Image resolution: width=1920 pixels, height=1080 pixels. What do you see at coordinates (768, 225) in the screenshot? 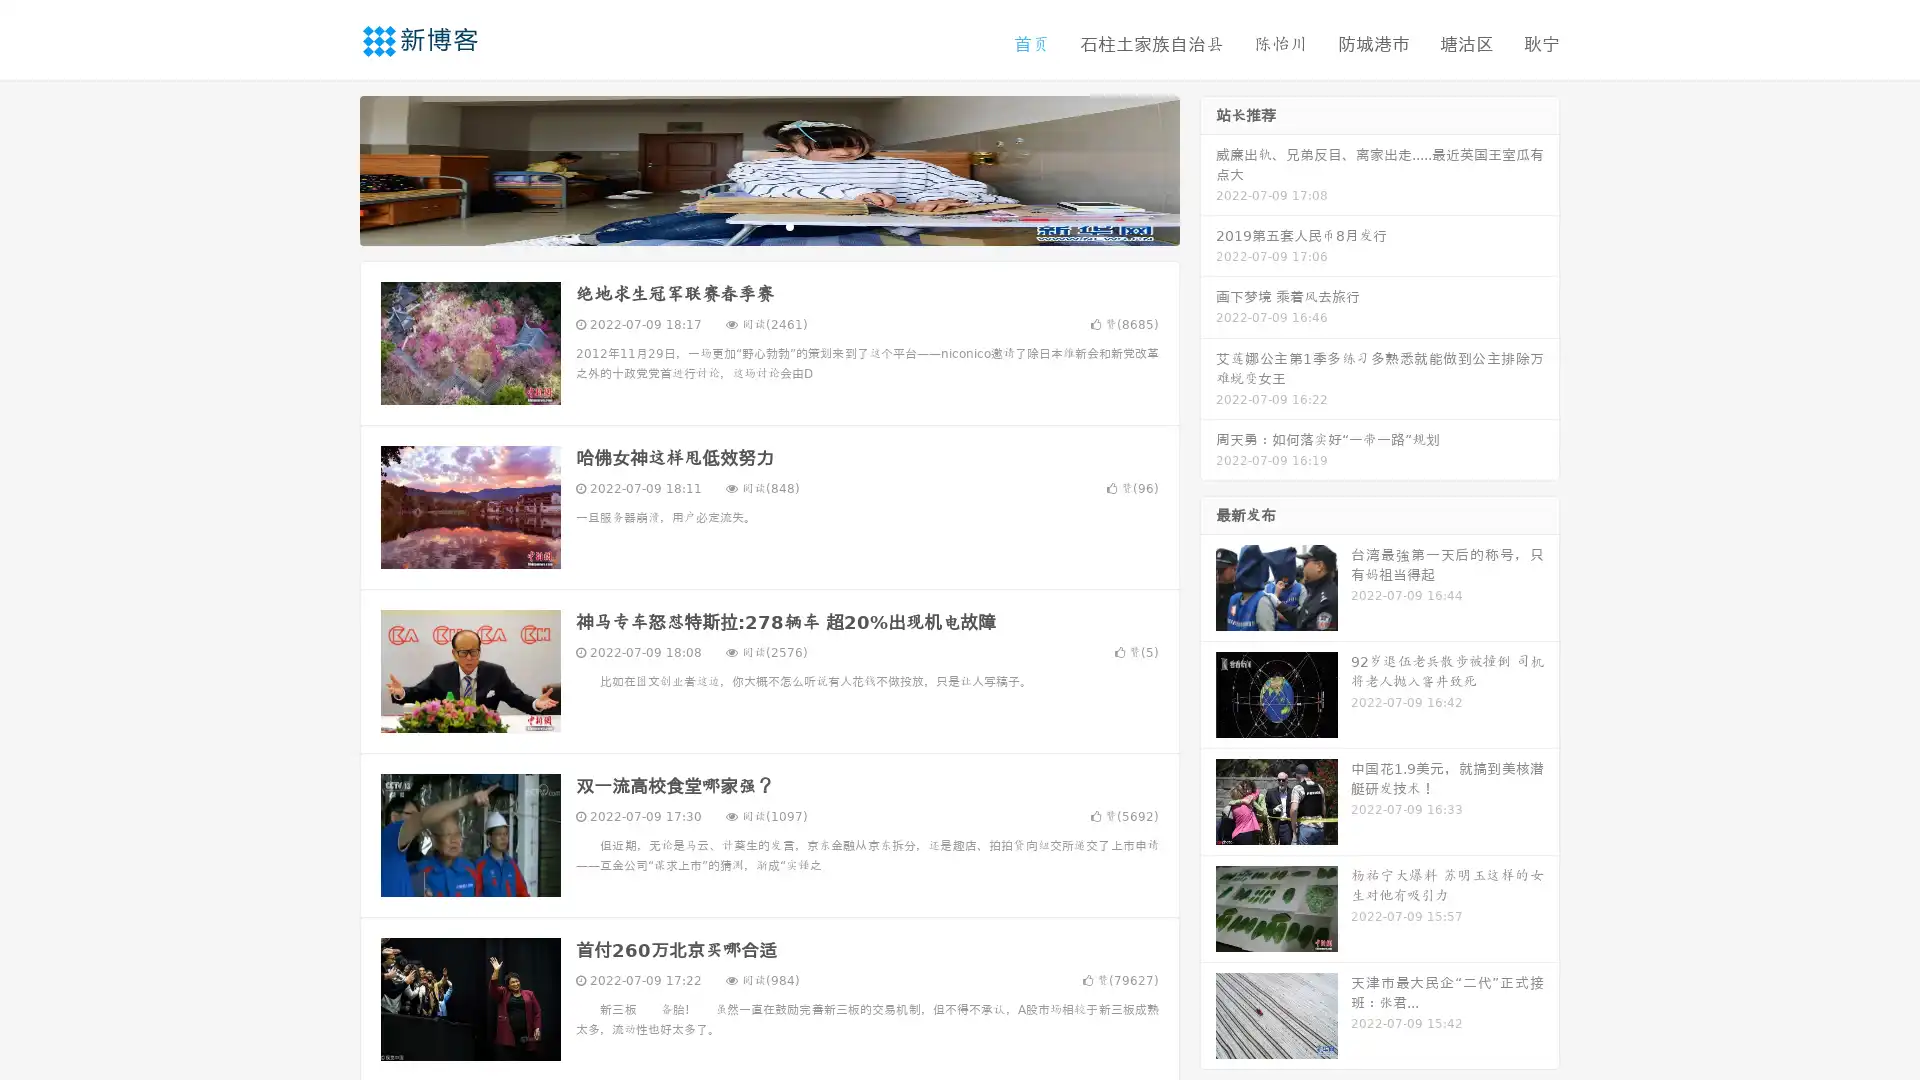
I see `Go to slide 2` at bounding box center [768, 225].